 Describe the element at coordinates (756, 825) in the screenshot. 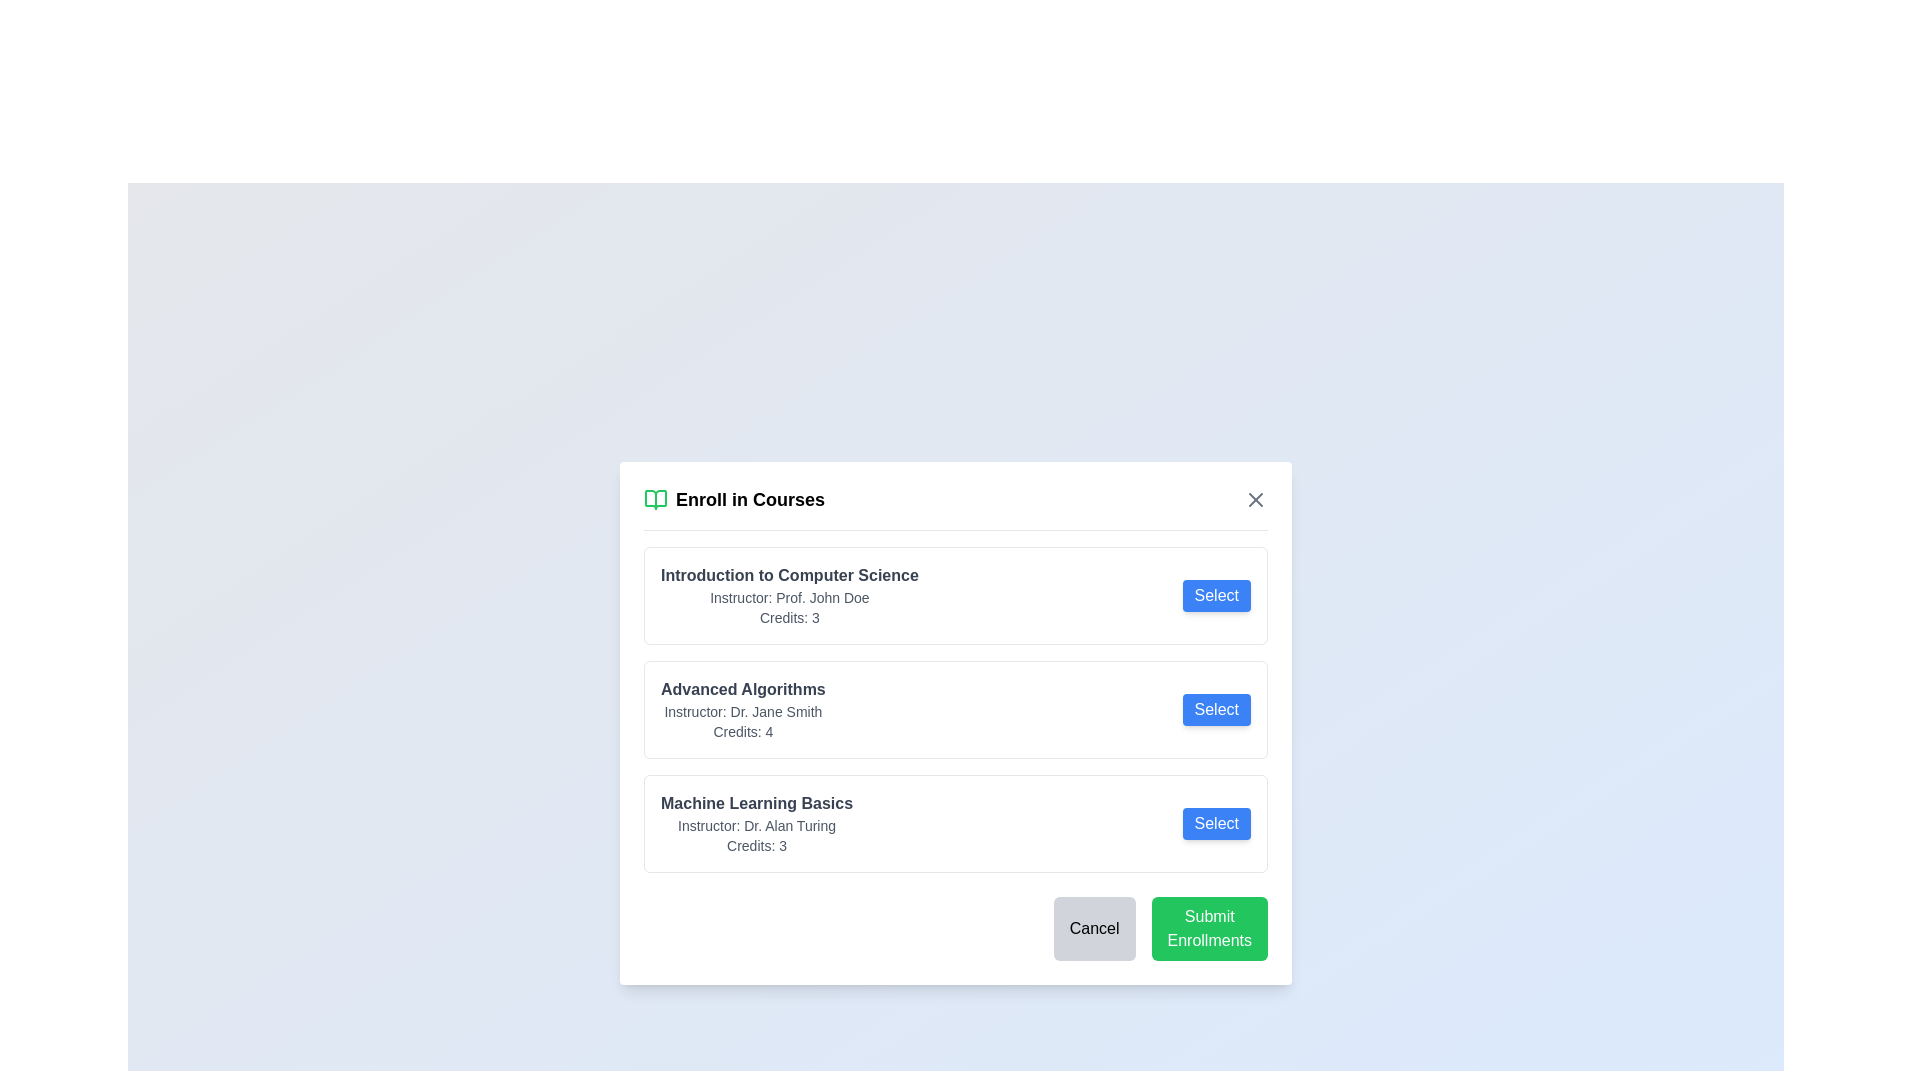

I see `text label displaying the name of the course instructor, which is located beneath the course title 'Machine Learning Basics' and above the 'Credits: 3' text in the course listing interface panel` at that location.